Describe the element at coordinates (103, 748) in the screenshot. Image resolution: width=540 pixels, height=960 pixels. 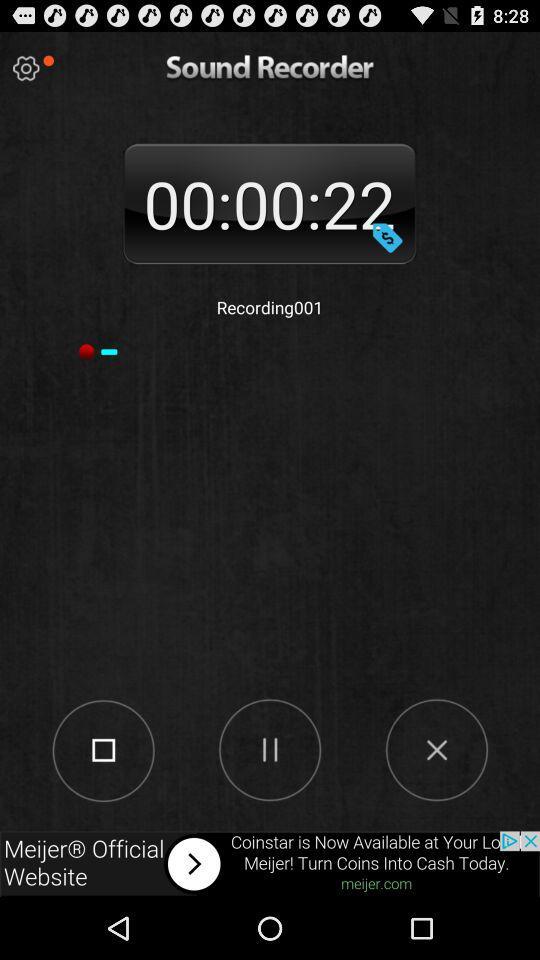
I see `stop recording` at that location.